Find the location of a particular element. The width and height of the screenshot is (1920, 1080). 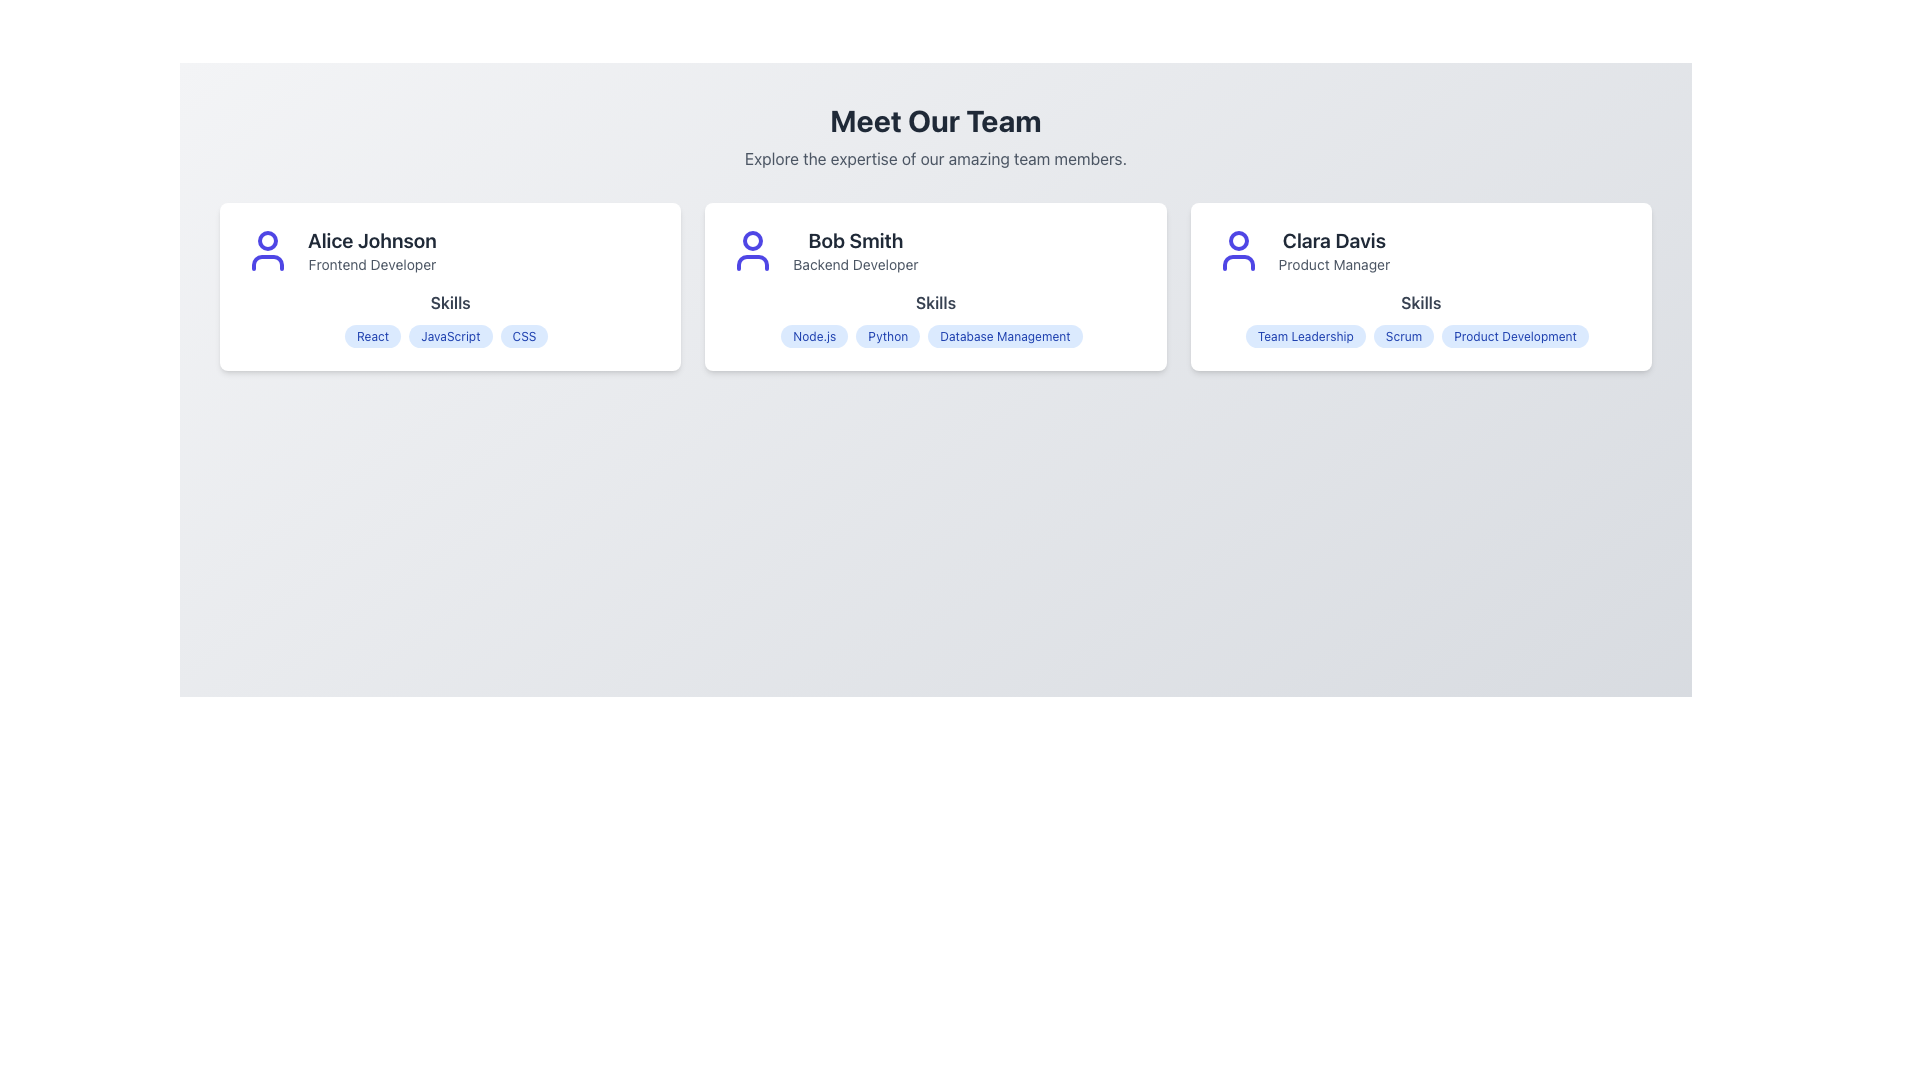

a specific skill within the Label Group displaying skills associated with Clara Davis is located at coordinates (1419, 318).